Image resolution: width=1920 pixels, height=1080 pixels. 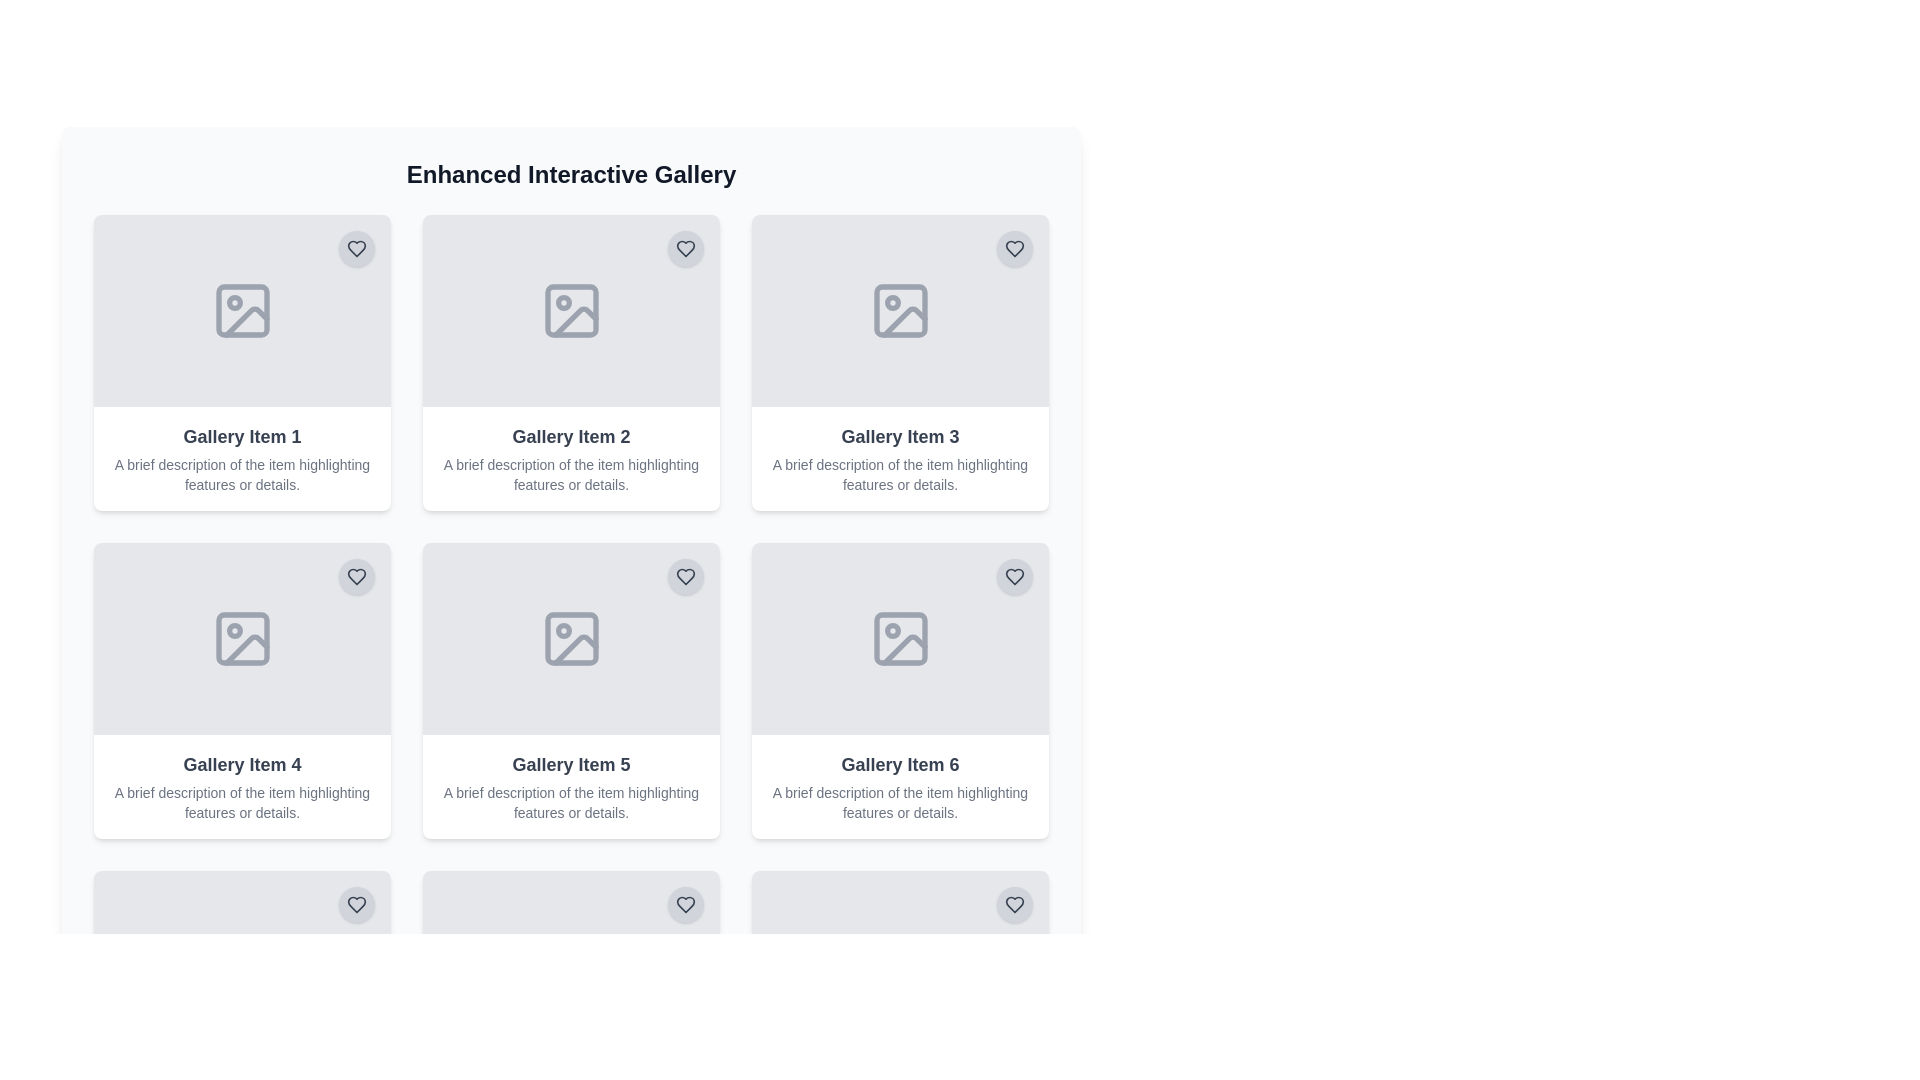 What do you see at coordinates (899, 966) in the screenshot?
I see `the decorative rectangular shape in the SVG, which is positioned below 'Gallery Item 6' and serves as a structural component in the layout` at bounding box center [899, 966].